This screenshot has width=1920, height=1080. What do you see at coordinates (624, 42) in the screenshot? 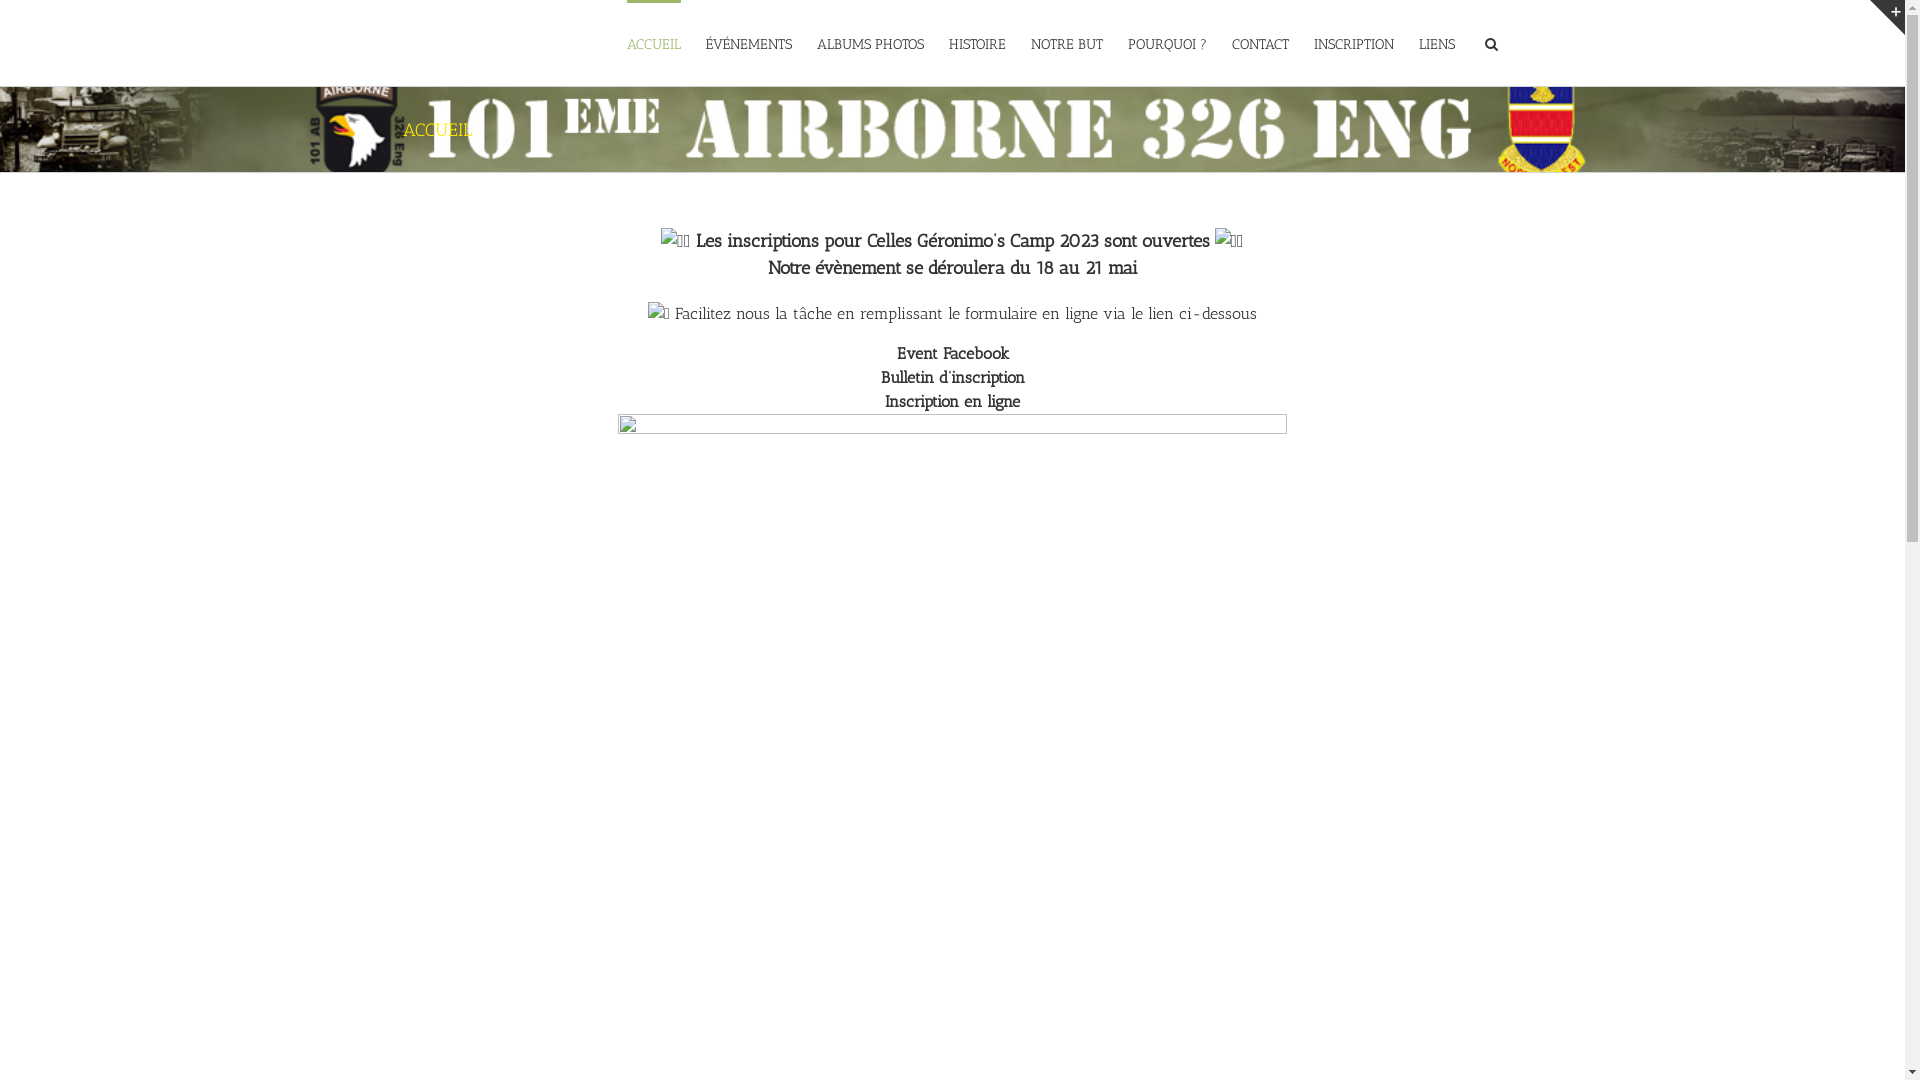
I see `'ACCUEIL'` at bounding box center [624, 42].